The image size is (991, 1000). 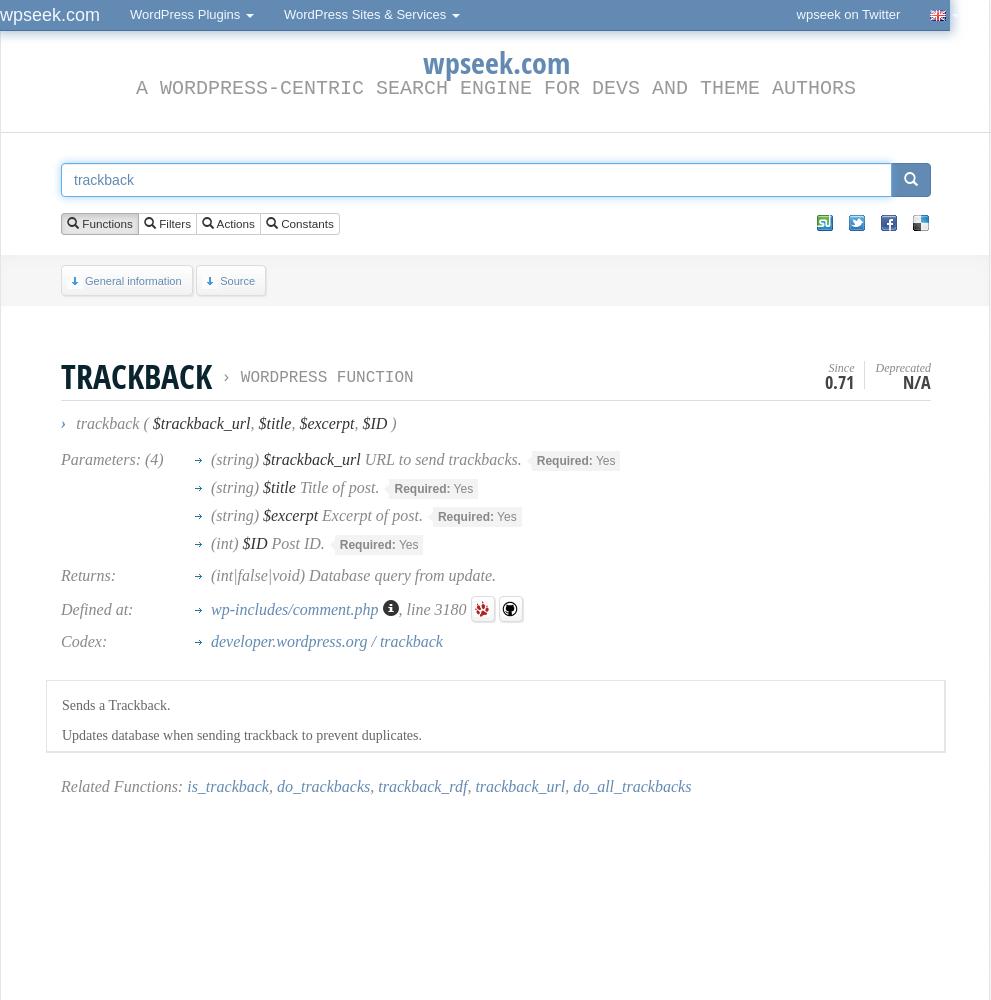 I want to click on 'do_all_trackbacks', so click(x=630, y=786).